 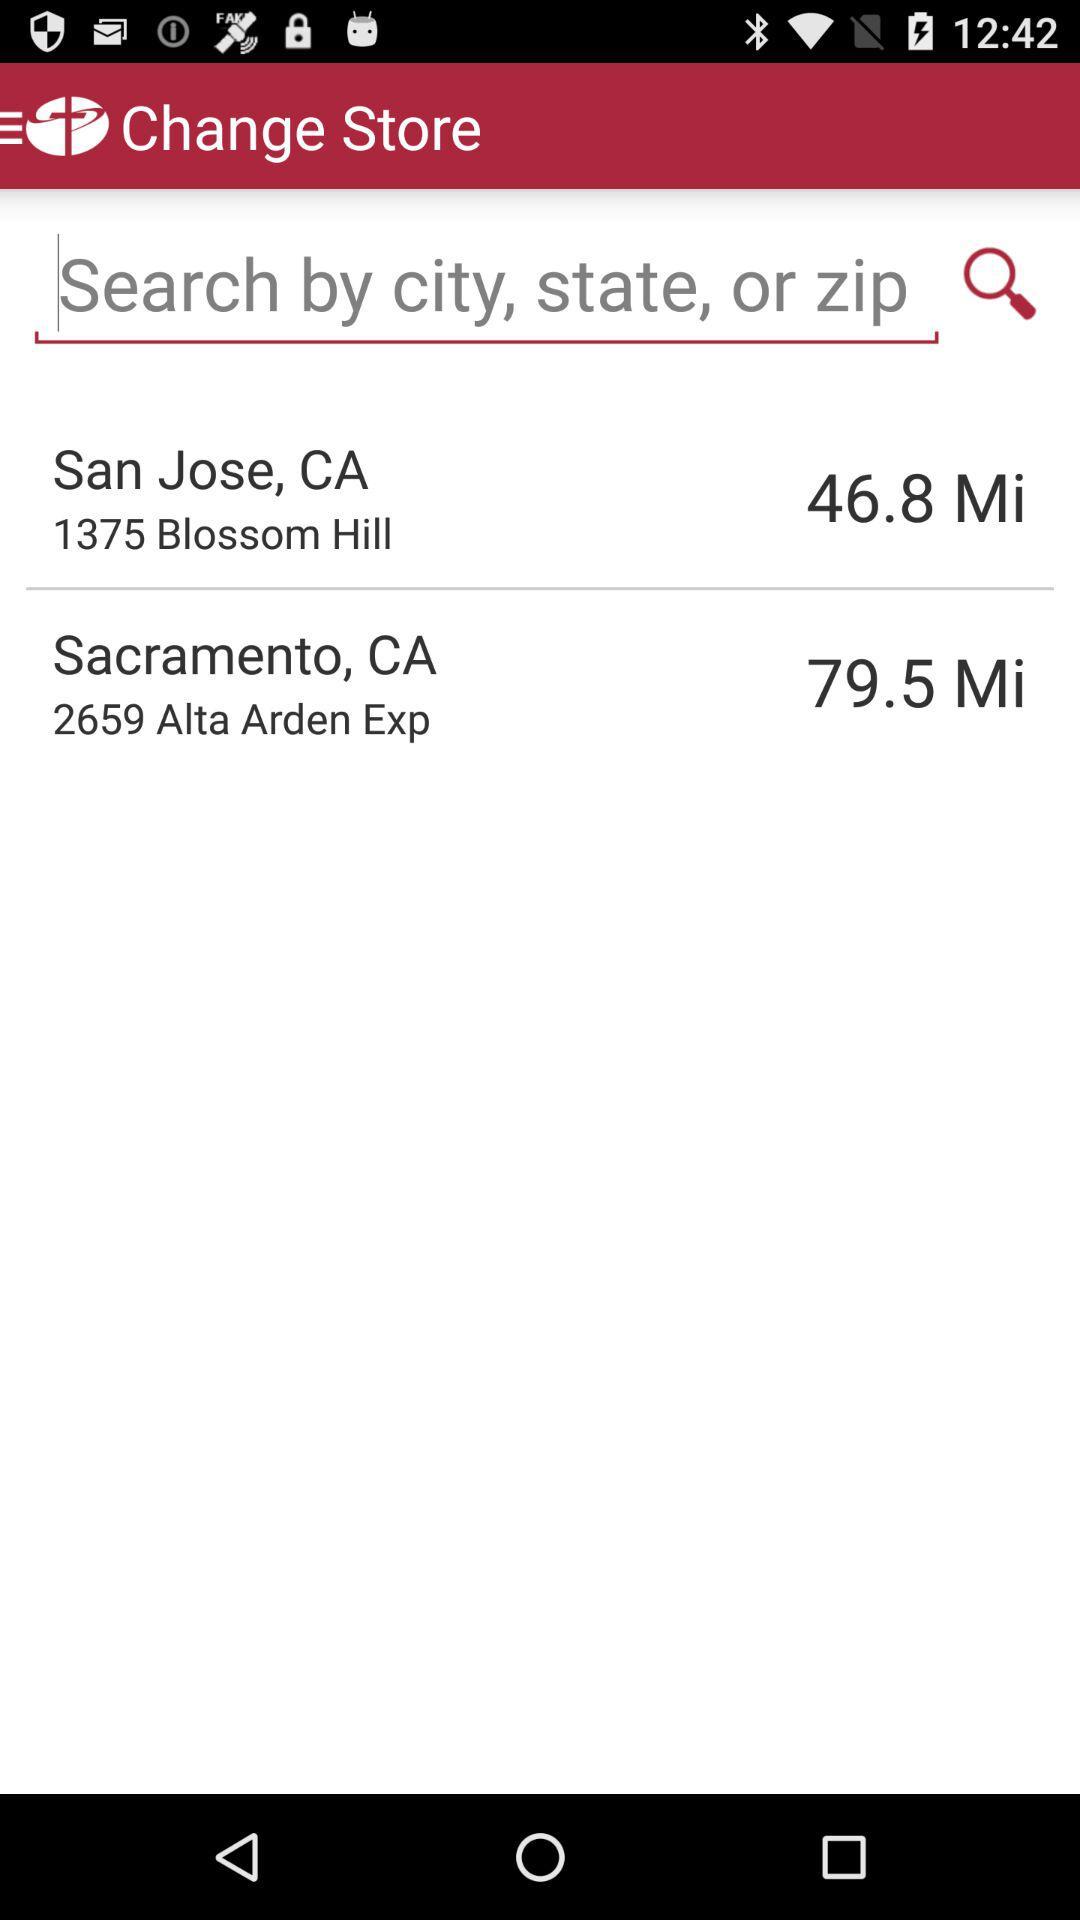 I want to click on app next to 1375 blossom hill icon, so click(x=815, y=496).